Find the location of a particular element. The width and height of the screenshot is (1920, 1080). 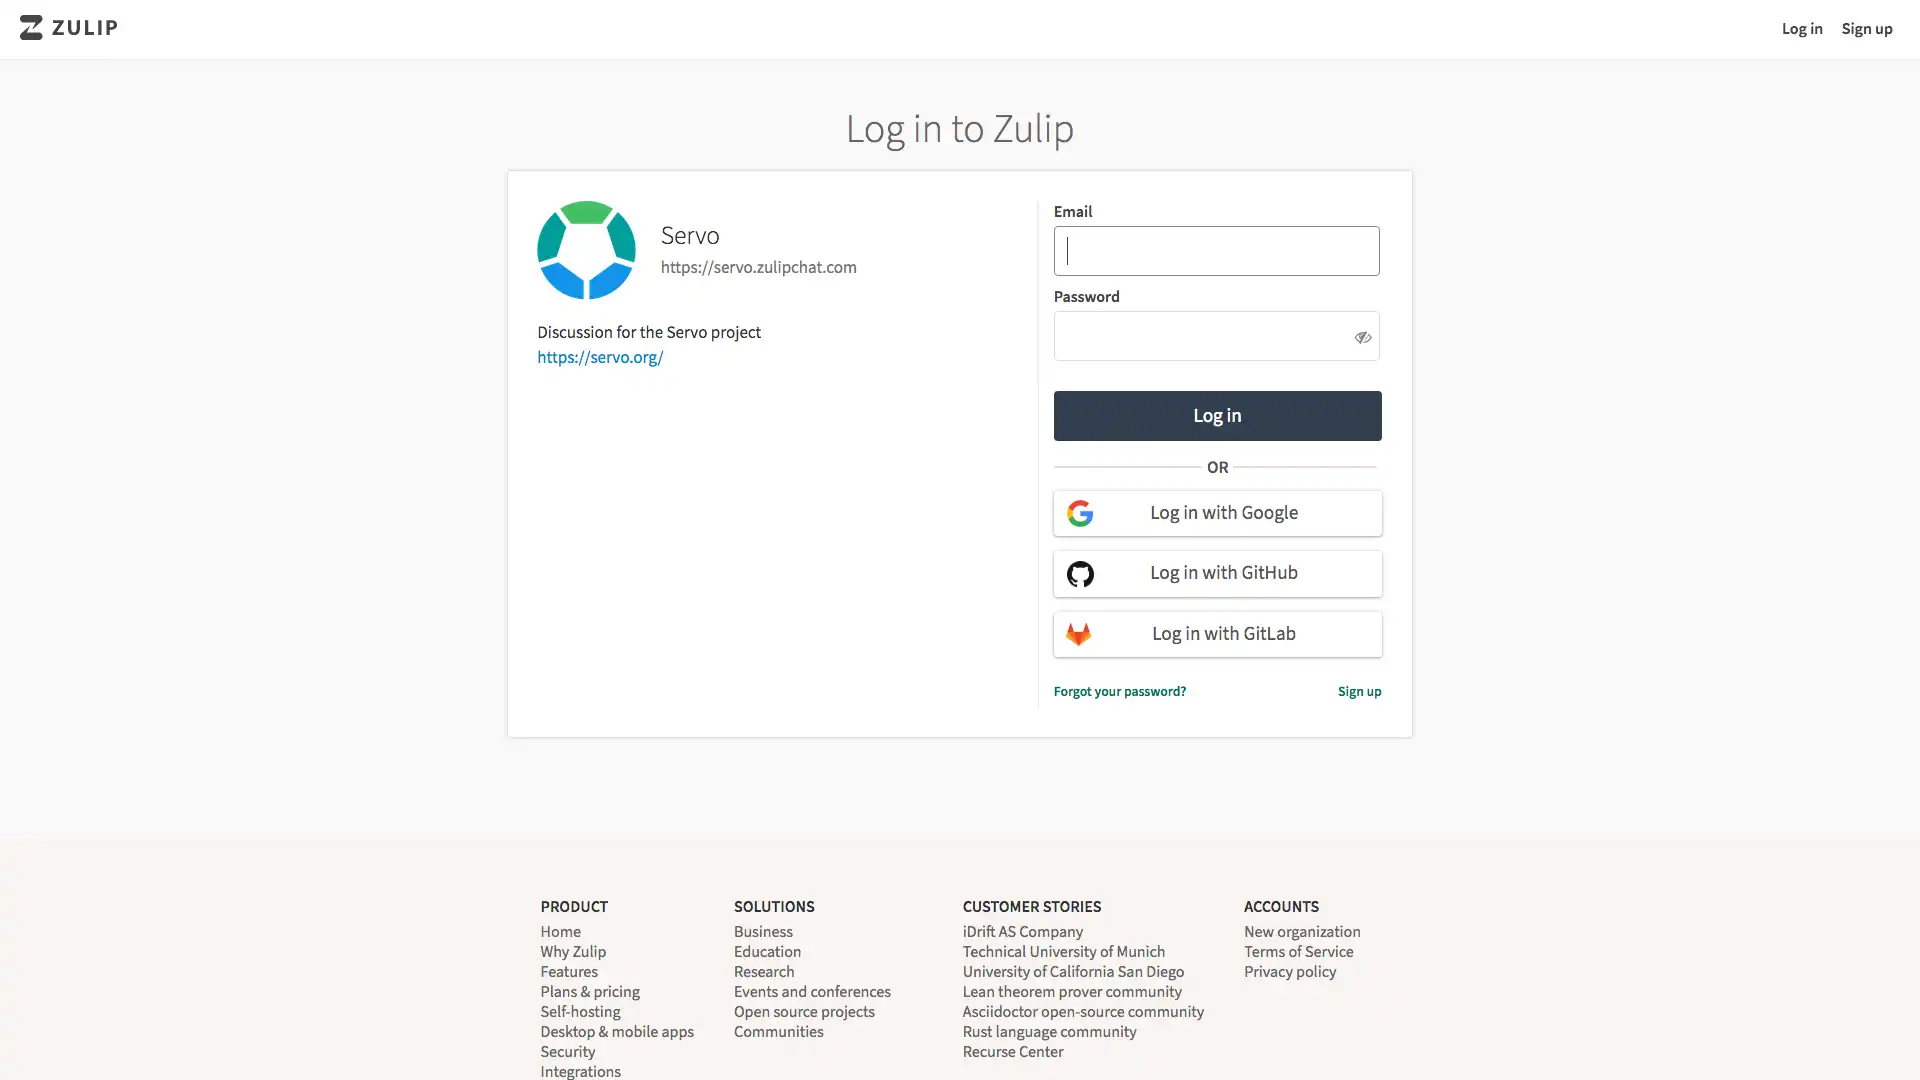

Log in with Google is located at coordinates (1216, 512).